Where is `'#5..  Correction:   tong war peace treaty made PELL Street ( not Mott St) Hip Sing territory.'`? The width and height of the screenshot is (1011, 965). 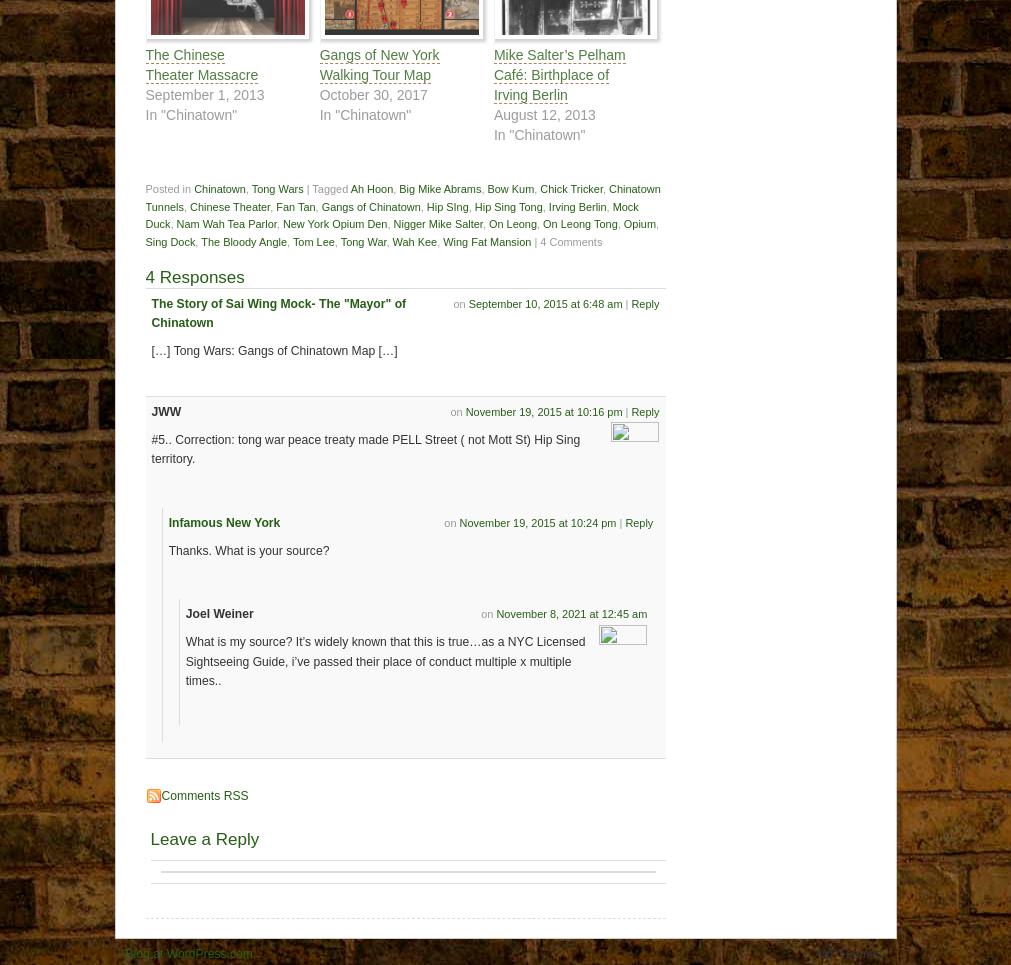 '#5..  Correction:   tong war peace treaty made PELL Street ( not Mott St) Hip Sing territory.' is located at coordinates (364, 448).